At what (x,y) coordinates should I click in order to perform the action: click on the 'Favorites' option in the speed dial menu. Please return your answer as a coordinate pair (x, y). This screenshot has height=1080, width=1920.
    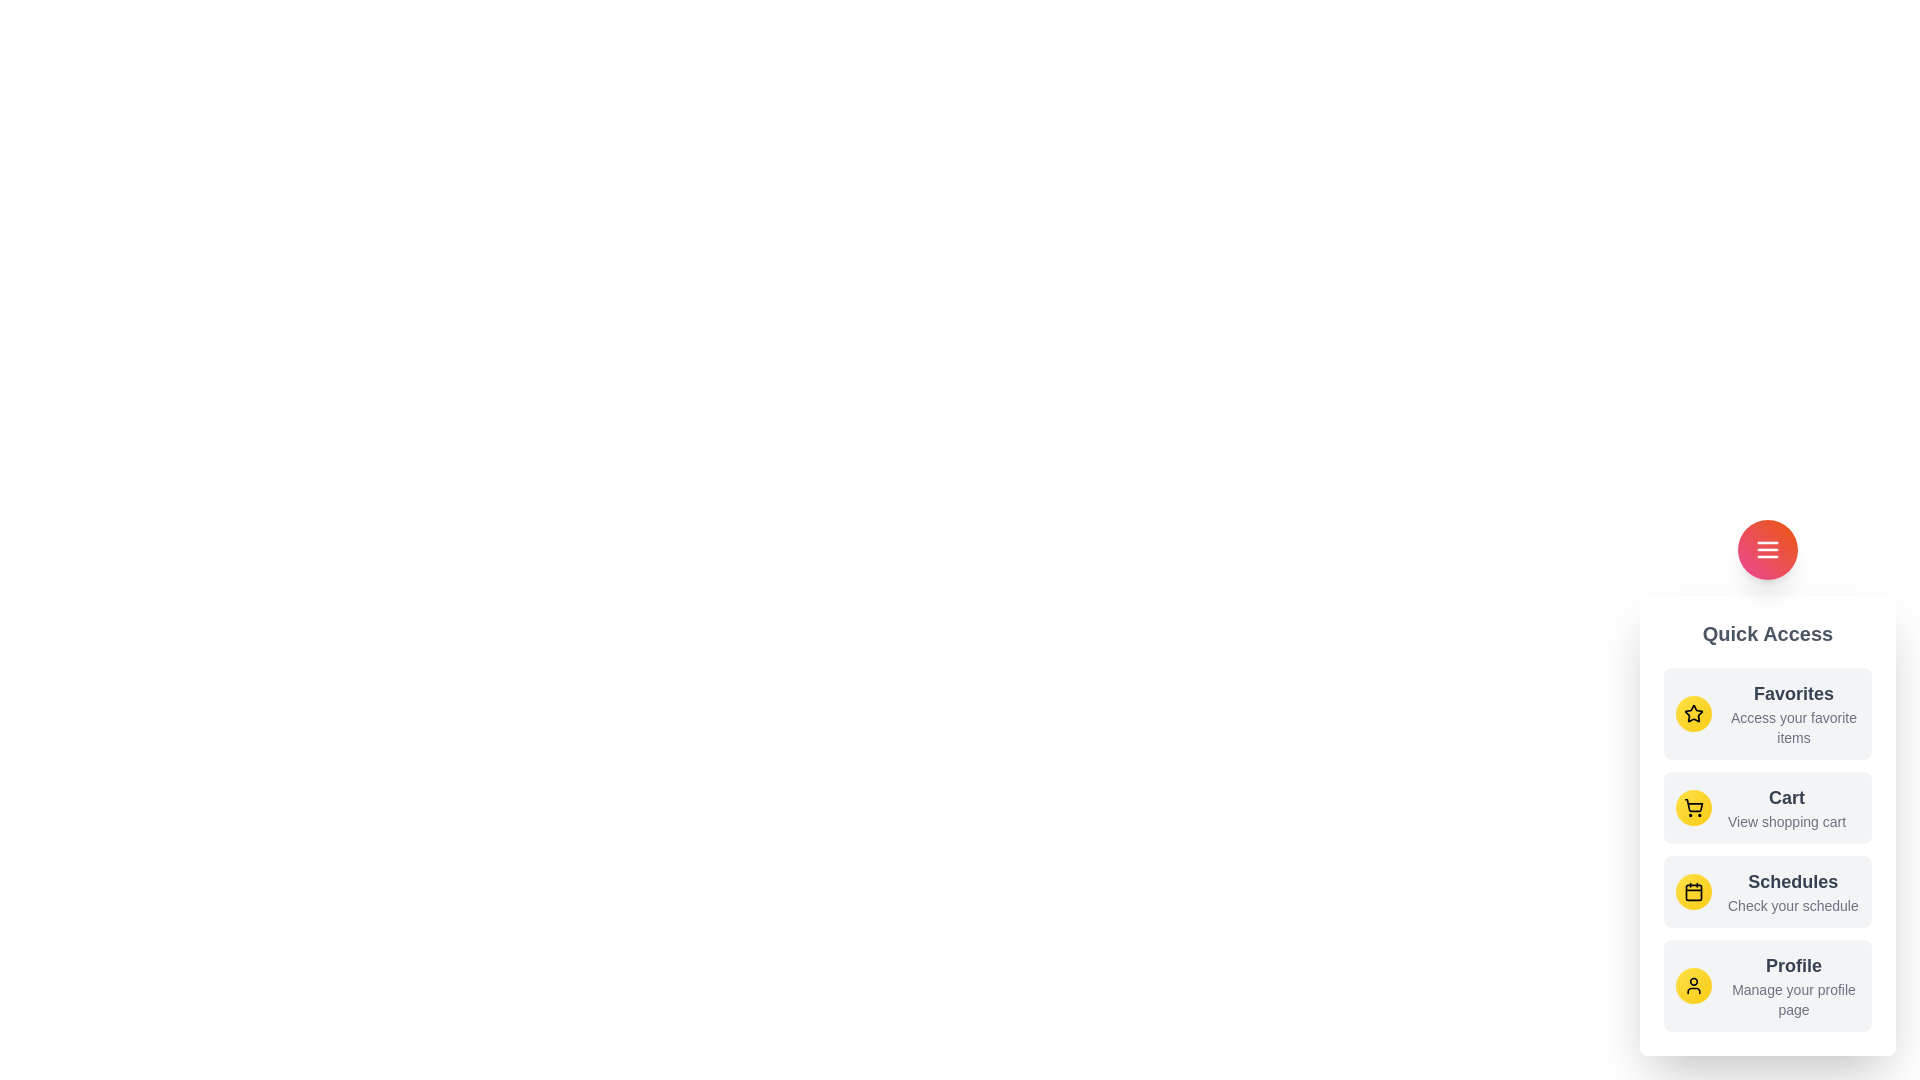
    Looking at the image, I should click on (1767, 712).